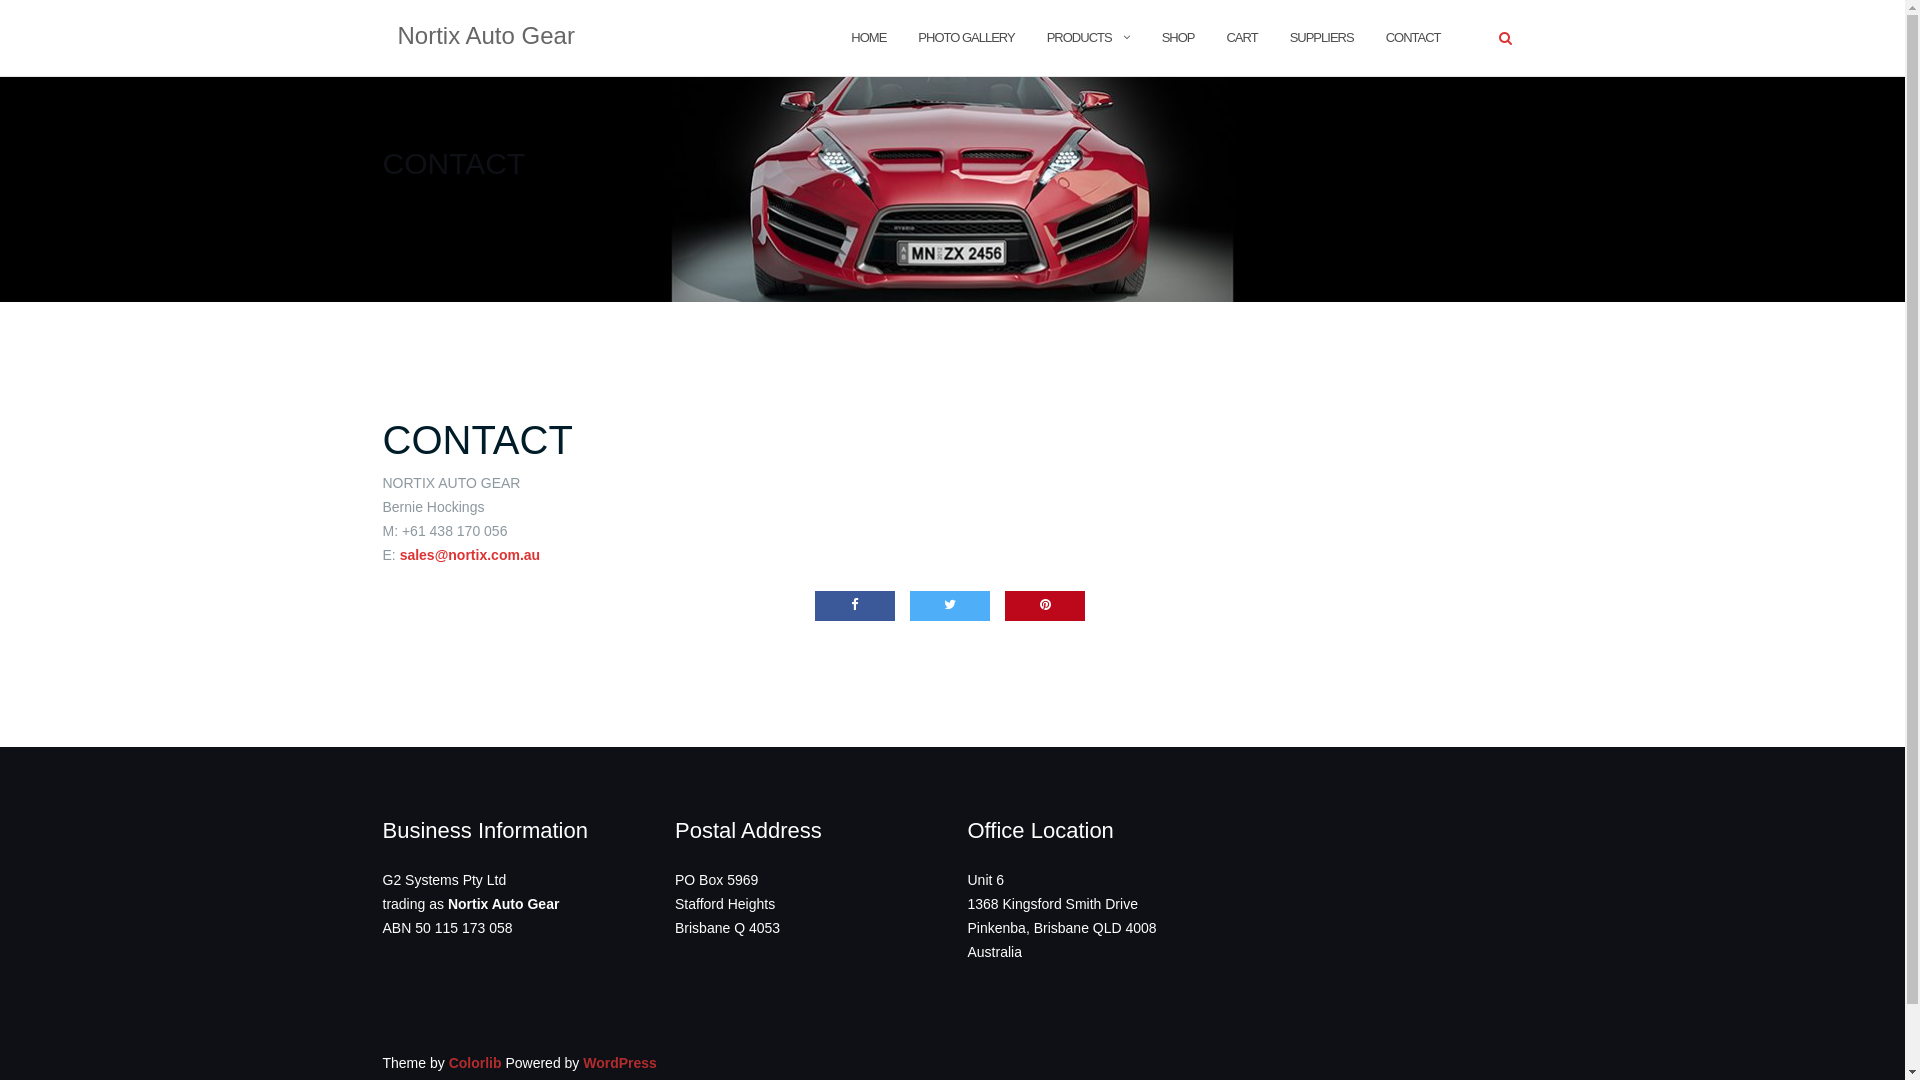 The height and width of the screenshot is (1080, 1920). Describe the element at coordinates (0, 0) in the screenshot. I see `'Skip to content'` at that location.